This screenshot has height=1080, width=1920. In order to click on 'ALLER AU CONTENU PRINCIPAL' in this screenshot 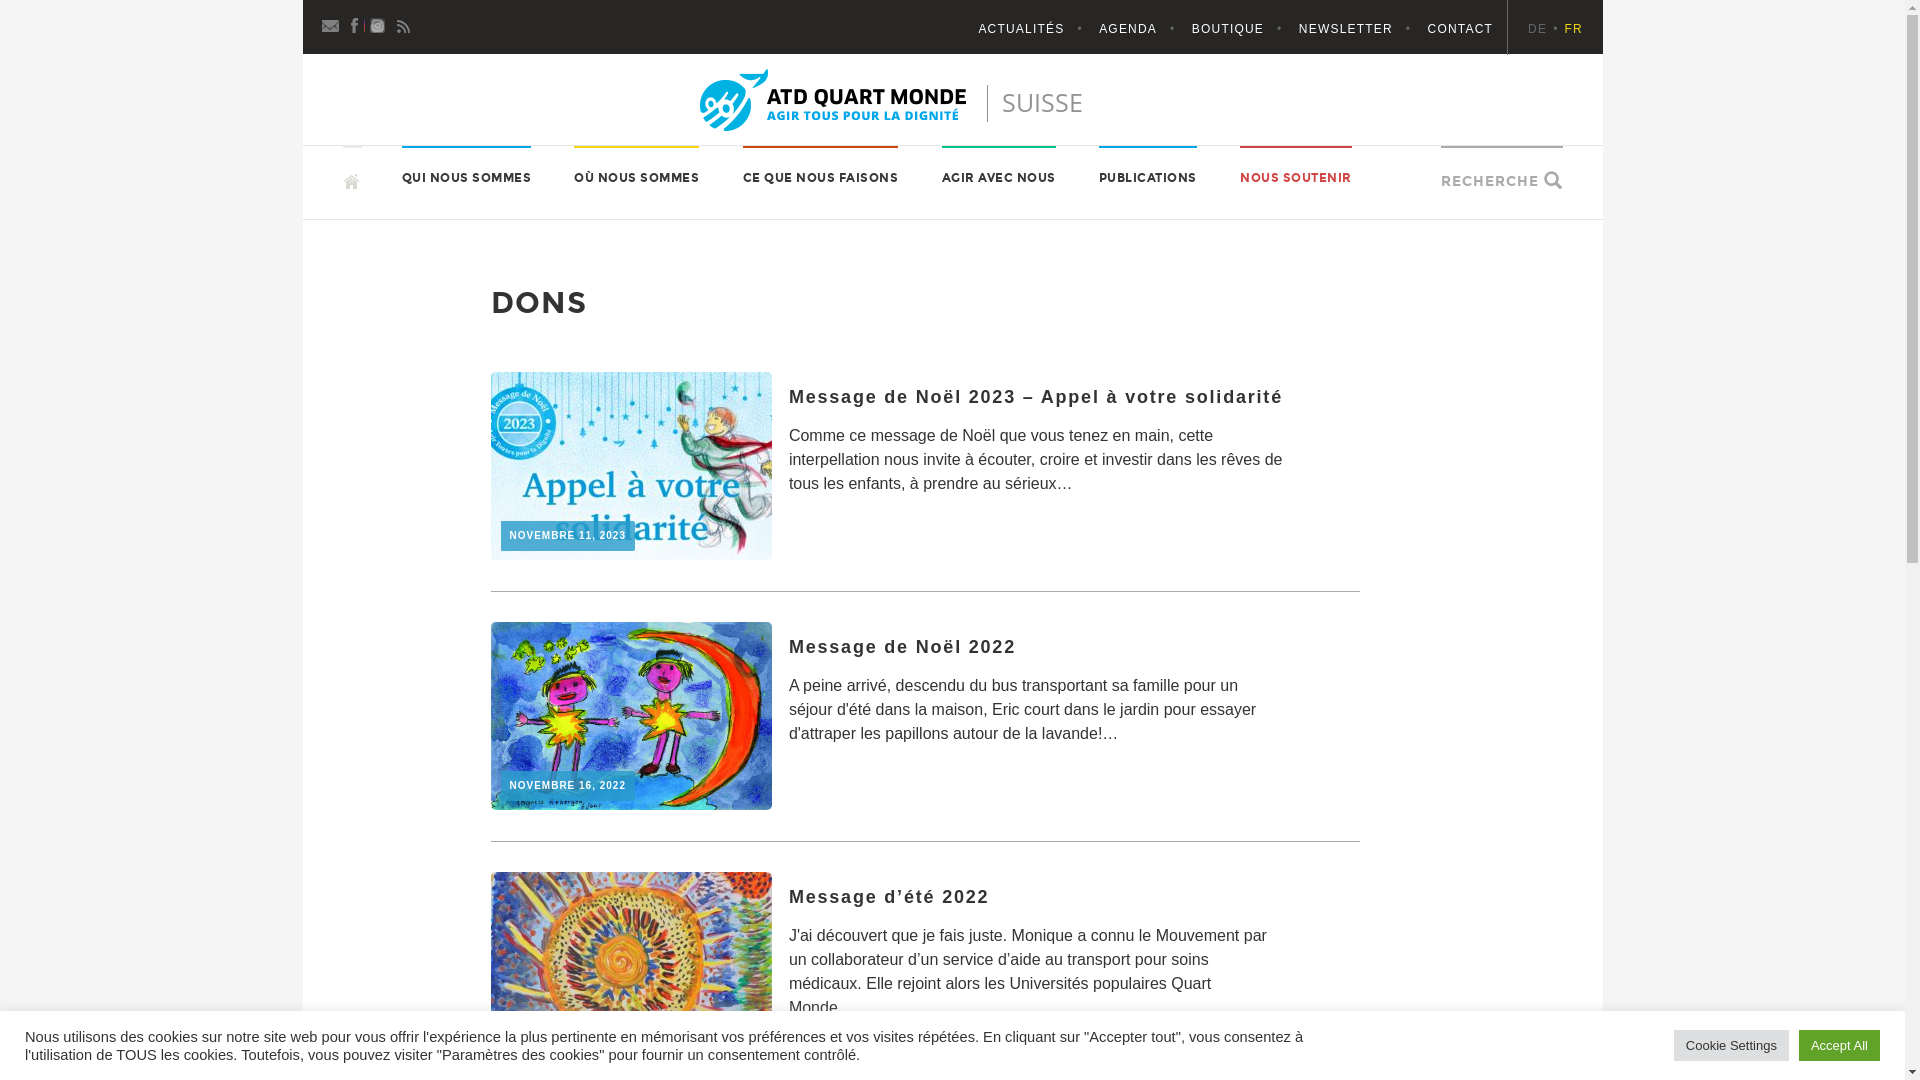, I will do `click(342, 144)`.